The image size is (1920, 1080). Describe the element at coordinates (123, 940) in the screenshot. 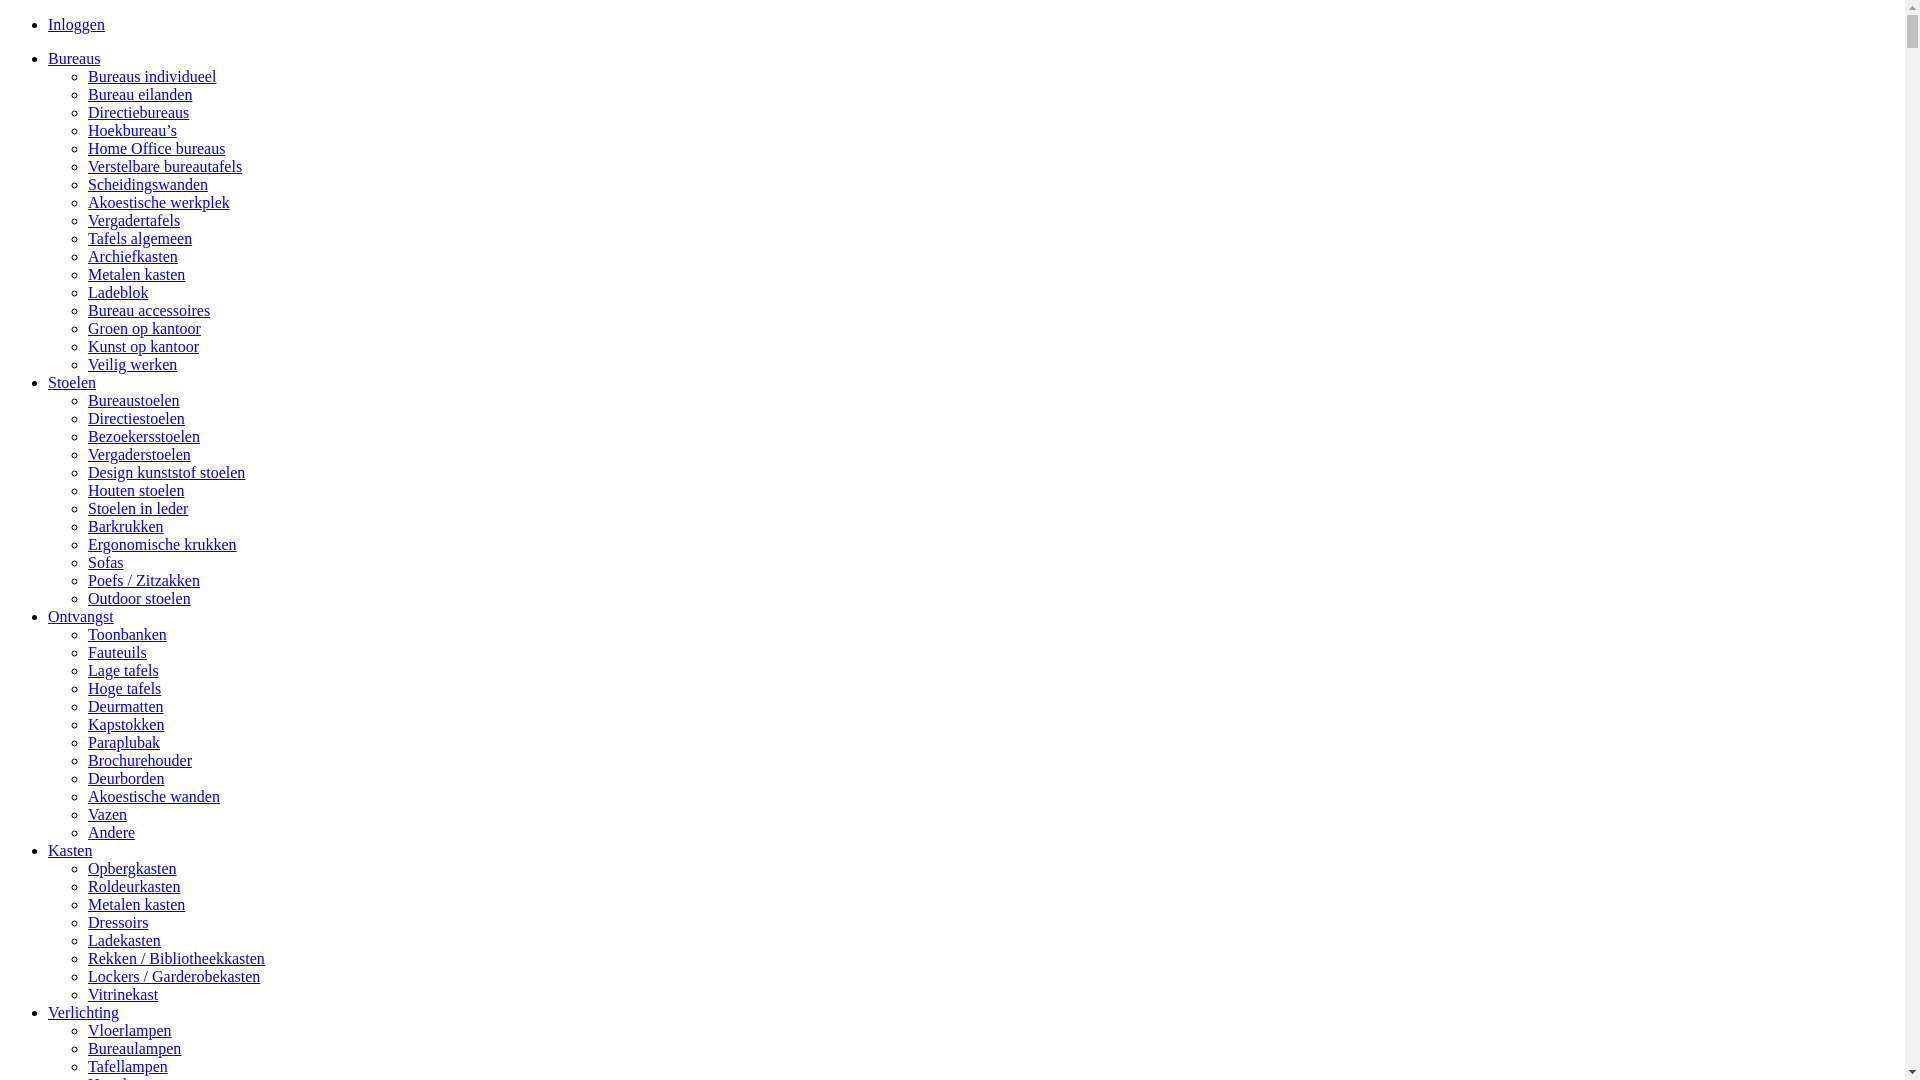

I see `'Ladekasten'` at that location.